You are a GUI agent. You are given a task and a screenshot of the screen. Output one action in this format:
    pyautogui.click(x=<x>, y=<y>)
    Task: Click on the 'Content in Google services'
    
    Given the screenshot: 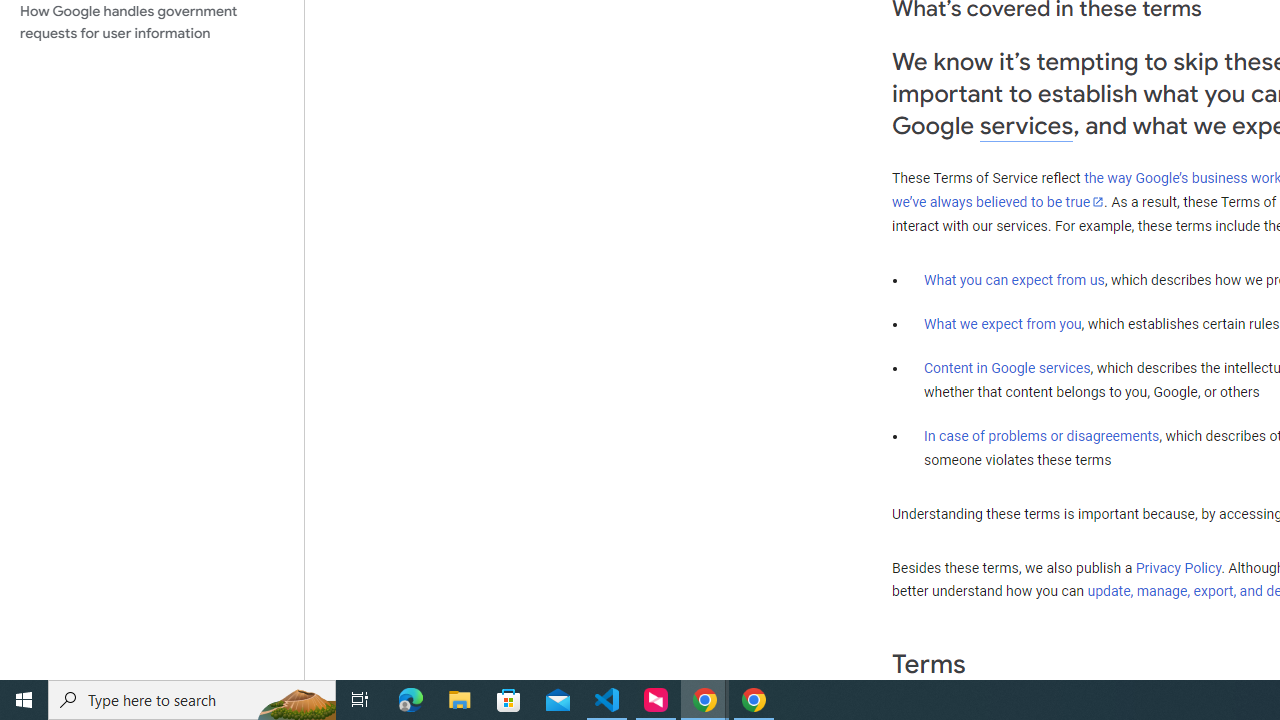 What is the action you would take?
    pyautogui.click(x=1007, y=368)
    